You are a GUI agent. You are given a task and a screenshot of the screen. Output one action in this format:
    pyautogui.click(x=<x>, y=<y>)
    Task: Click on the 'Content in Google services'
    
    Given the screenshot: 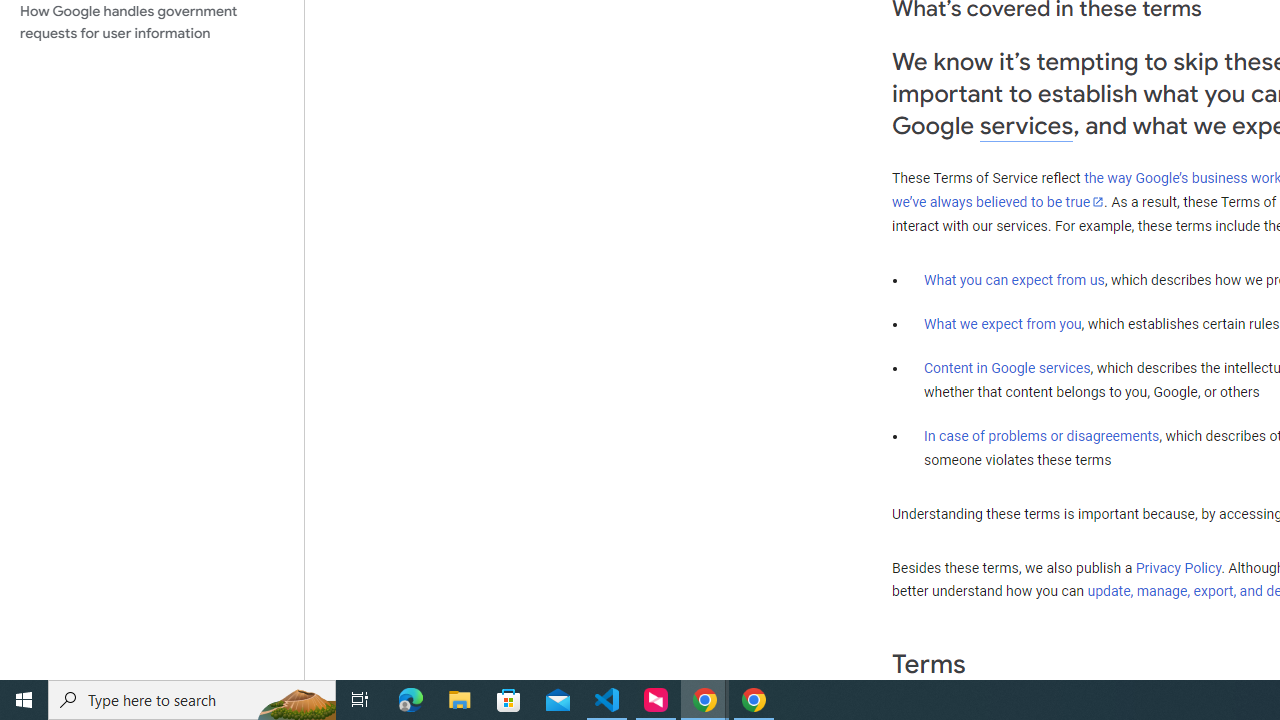 What is the action you would take?
    pyautogui.click(x=1007, y=368)
    